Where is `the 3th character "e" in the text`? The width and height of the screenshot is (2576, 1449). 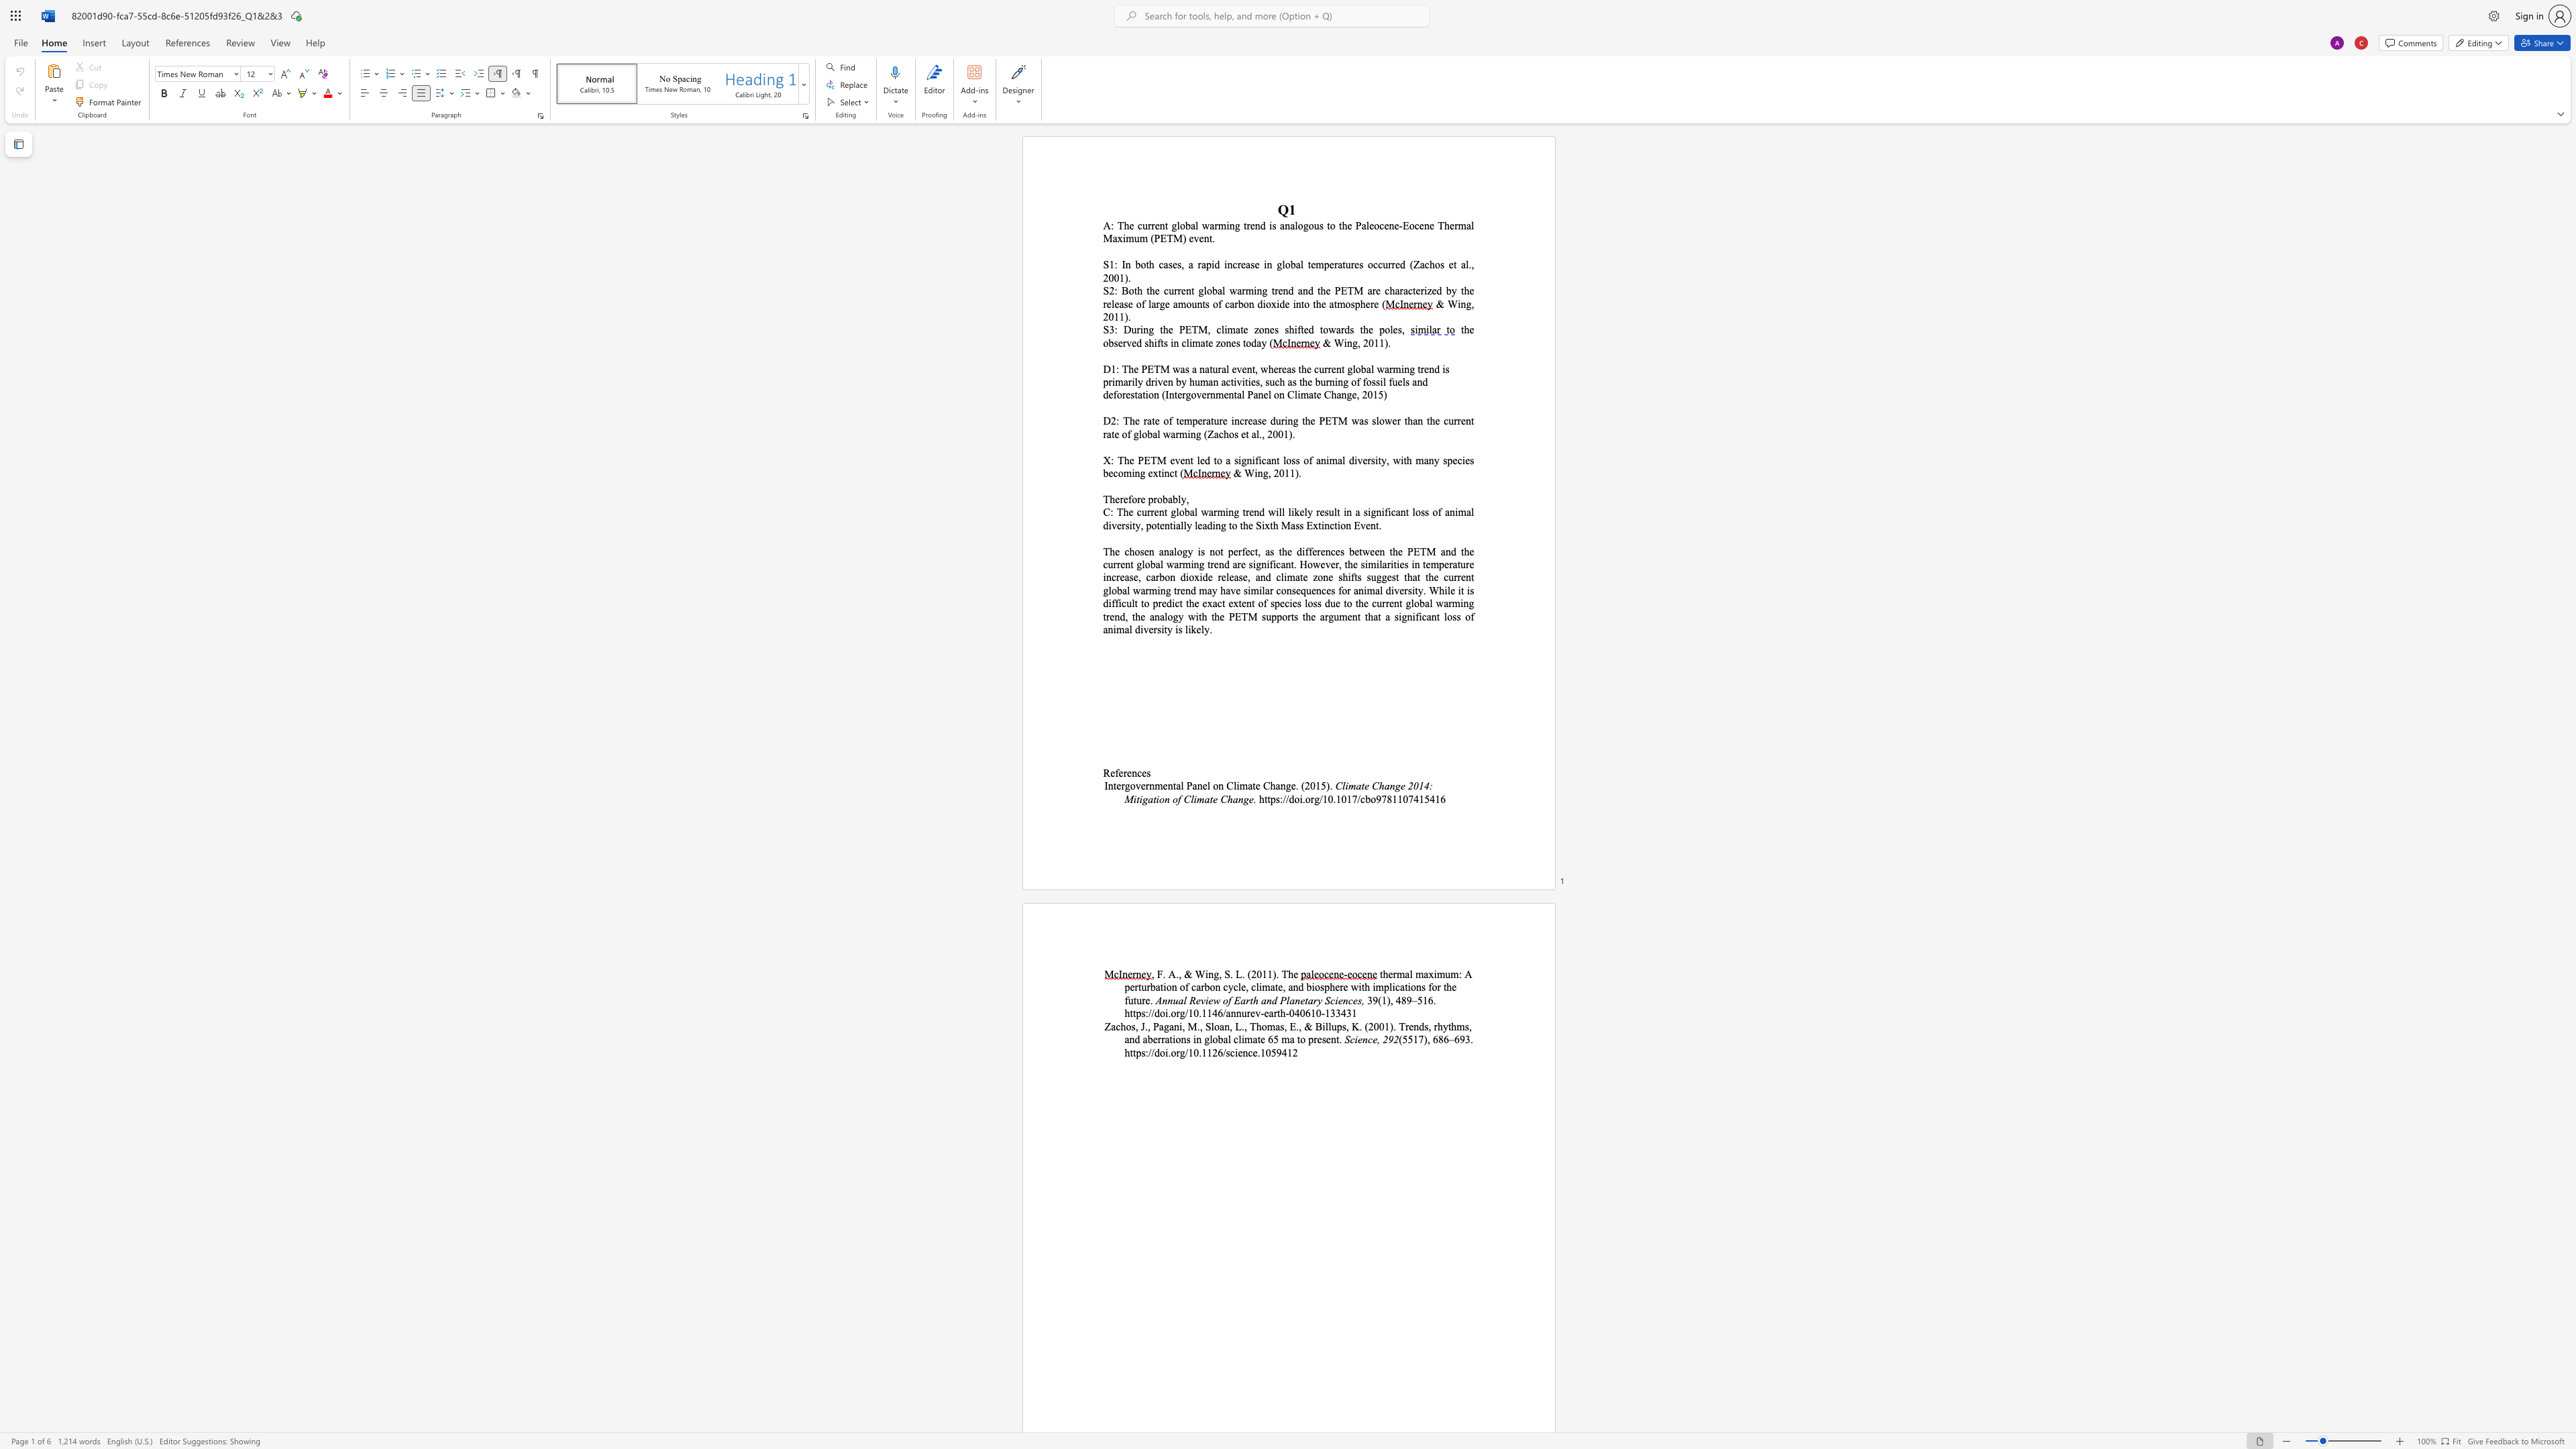 the 3th character "e" in the text is located at coordinates (1215, 798).